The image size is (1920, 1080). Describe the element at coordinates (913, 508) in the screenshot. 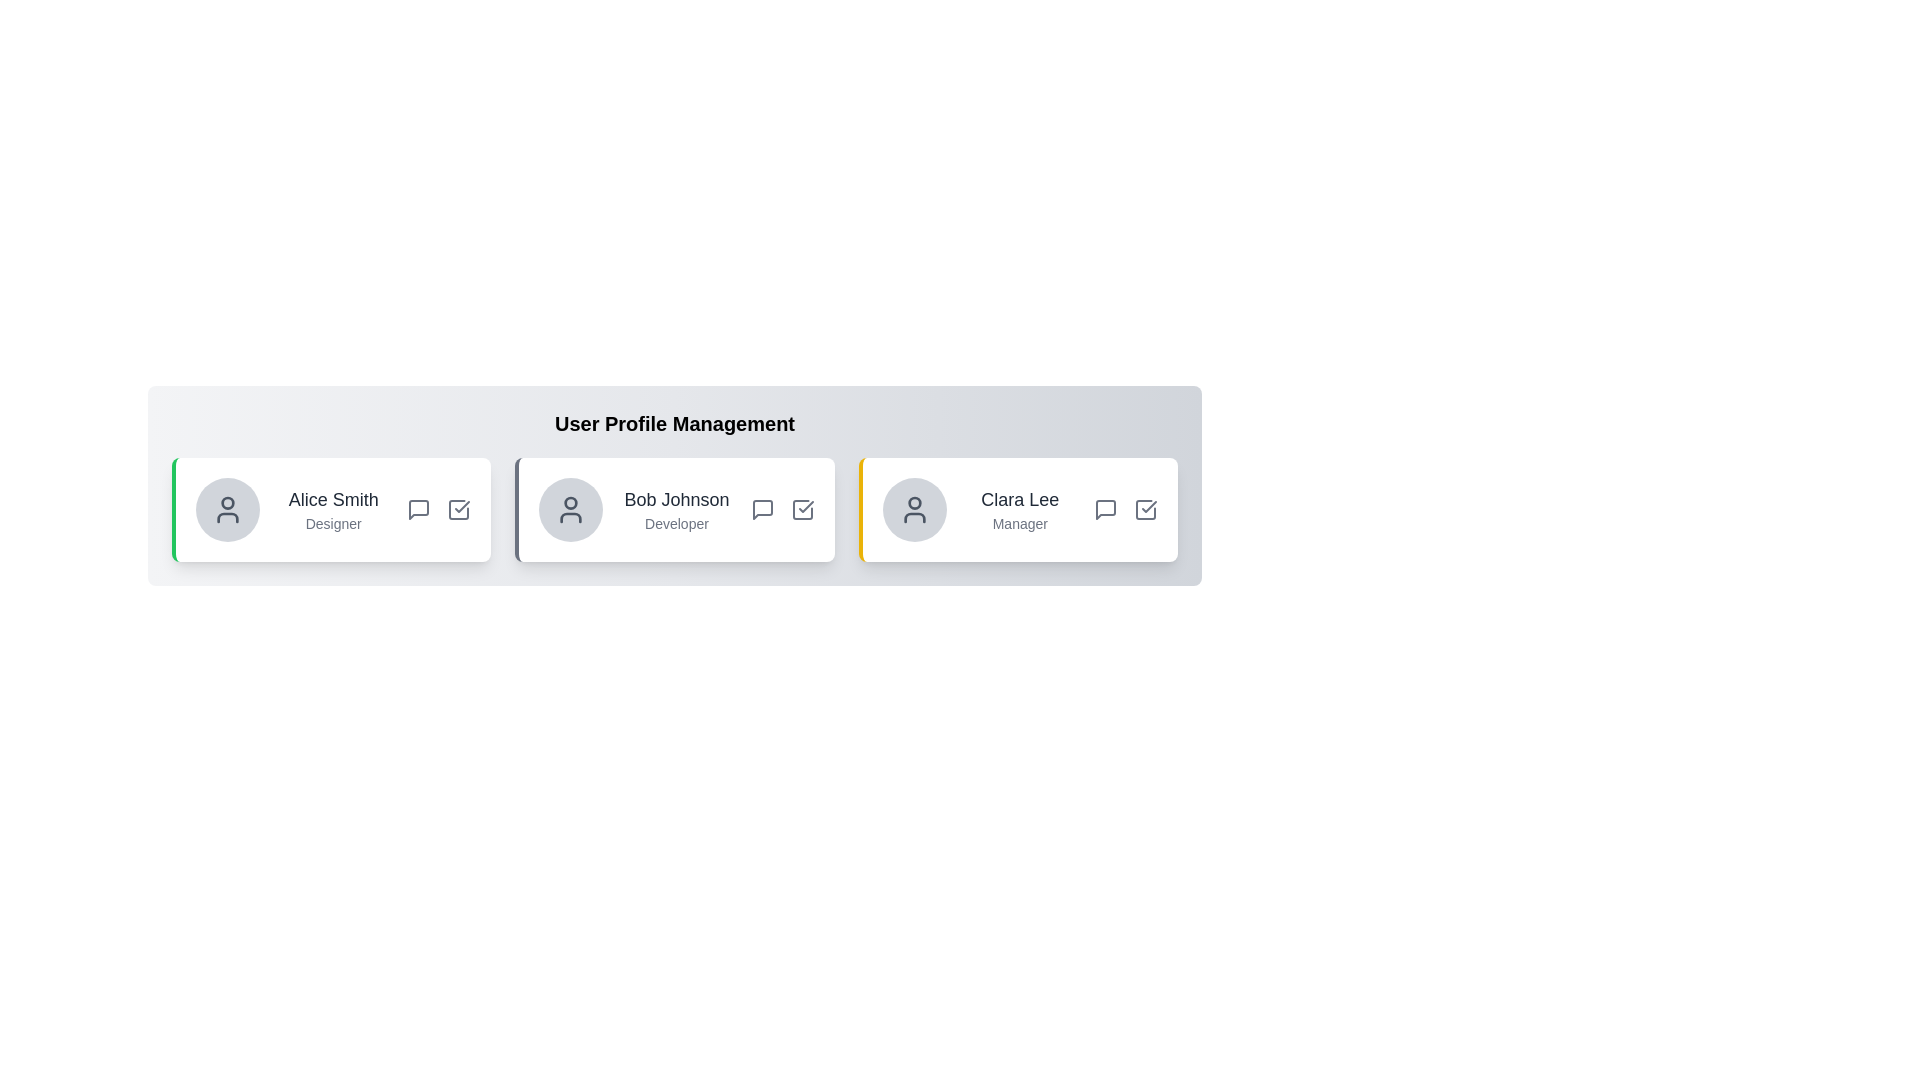

I see `the circular user icon with a grey background and user outline in the user card for 'Clara Lee - Manager', located to the left of the user's name` at that location.